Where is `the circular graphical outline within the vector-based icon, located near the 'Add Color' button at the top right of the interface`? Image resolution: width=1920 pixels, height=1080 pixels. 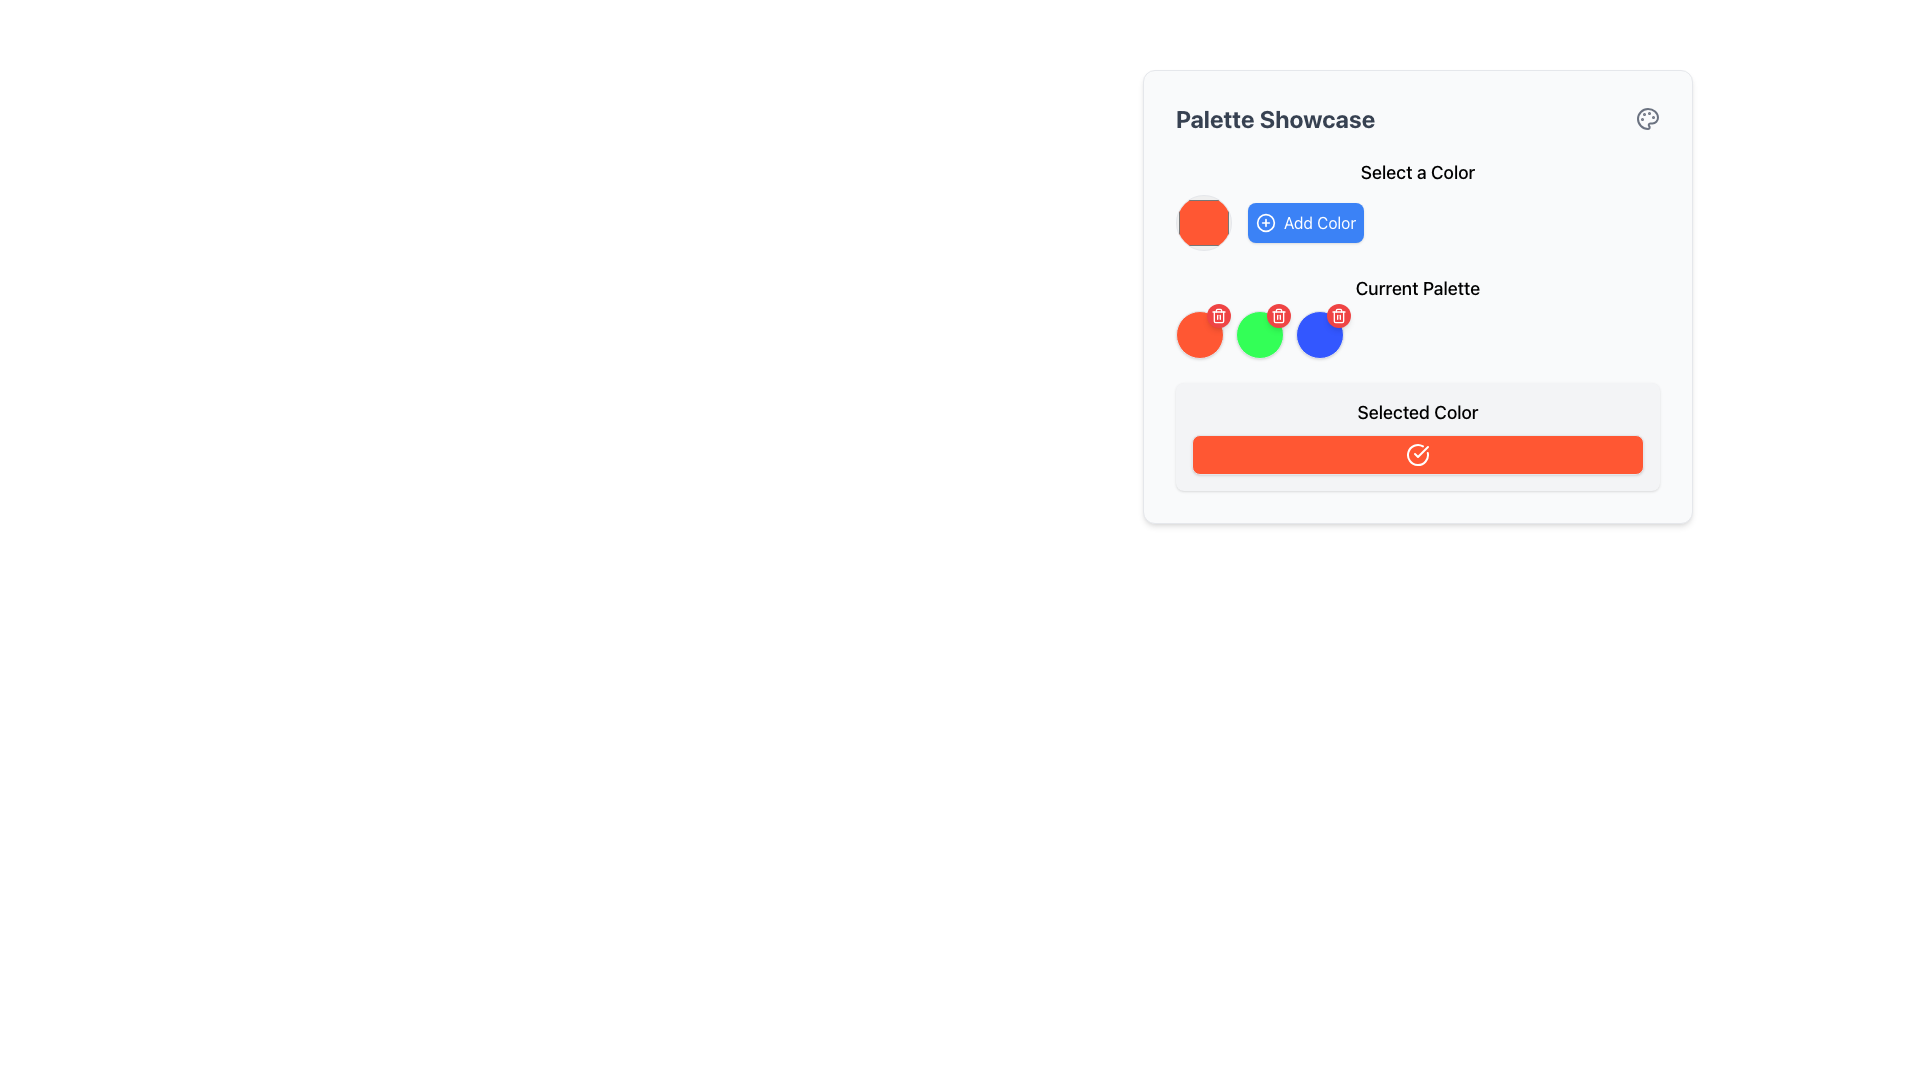
the circular graphical outline within the vector-based icon, located near the 'Add Color' button at the top right of the interface is located at coordinates (1265, 223).